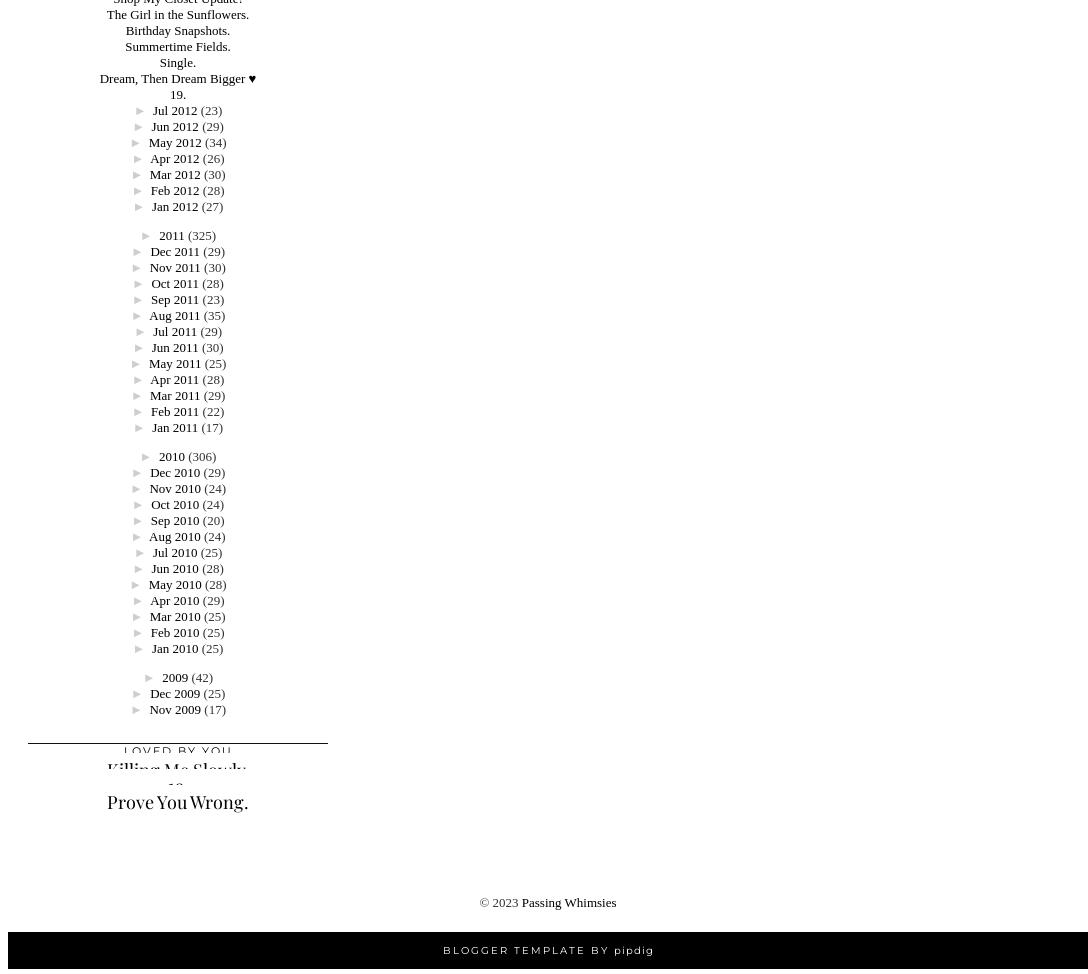 Image resolution: width=1088 pixels, height=974 pixels. I want to click on 'Nov 2010', so click(173, 488).